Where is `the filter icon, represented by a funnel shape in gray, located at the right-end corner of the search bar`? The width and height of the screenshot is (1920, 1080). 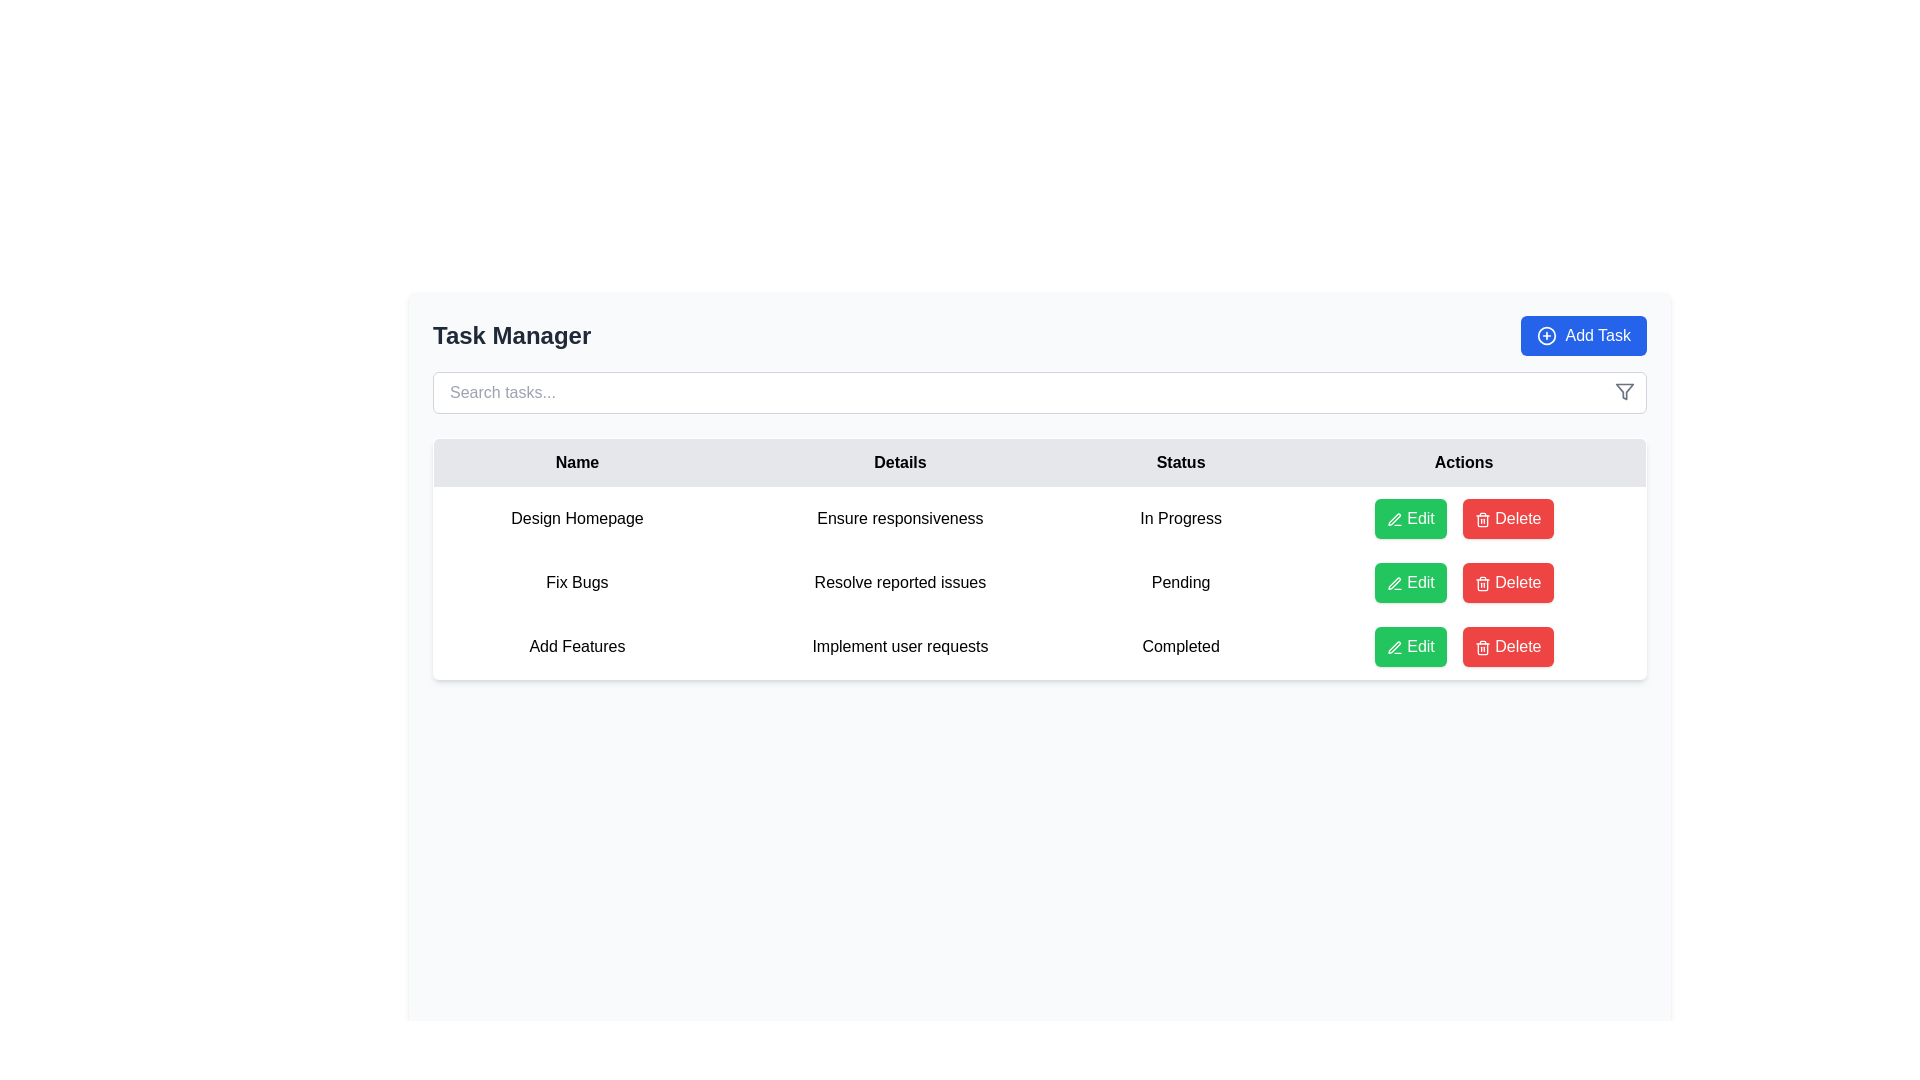
the filter icon, represented by a funnel shape in gray, located at the right-end corner of the search bar is located at coordinates (1625, 392).